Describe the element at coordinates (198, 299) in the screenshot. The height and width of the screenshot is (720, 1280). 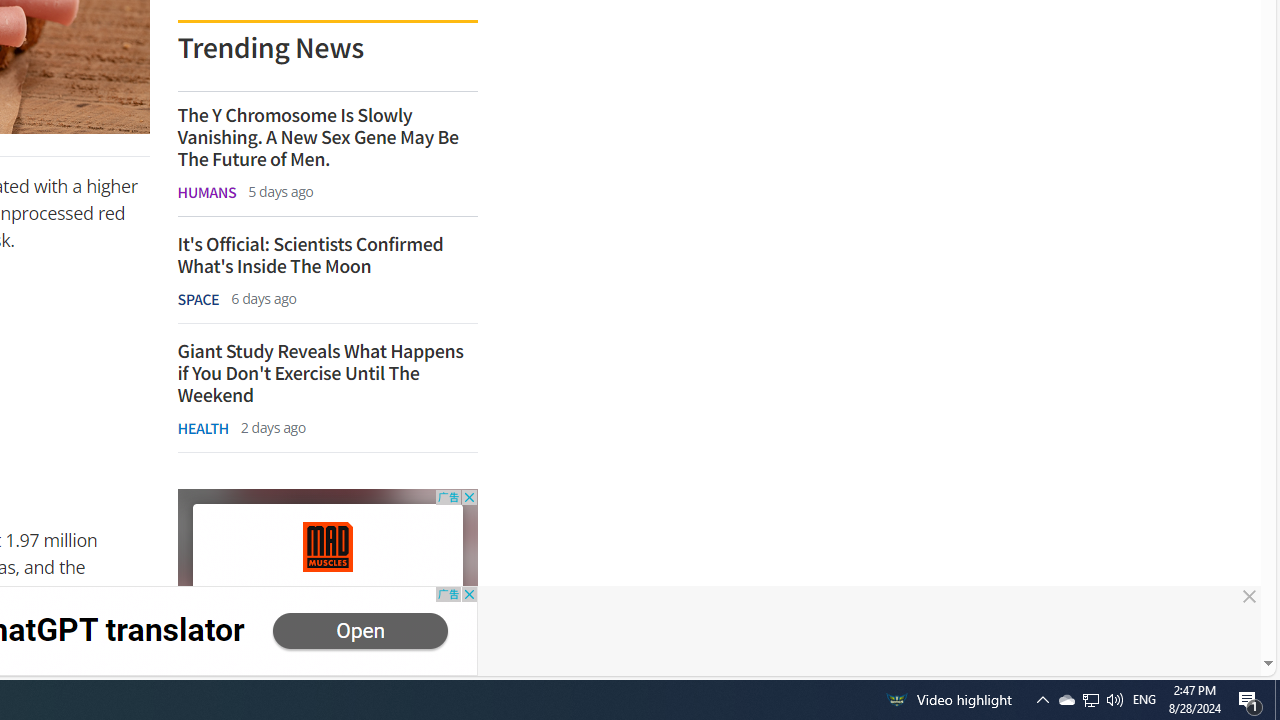
I see `'SPACE'` at that location.